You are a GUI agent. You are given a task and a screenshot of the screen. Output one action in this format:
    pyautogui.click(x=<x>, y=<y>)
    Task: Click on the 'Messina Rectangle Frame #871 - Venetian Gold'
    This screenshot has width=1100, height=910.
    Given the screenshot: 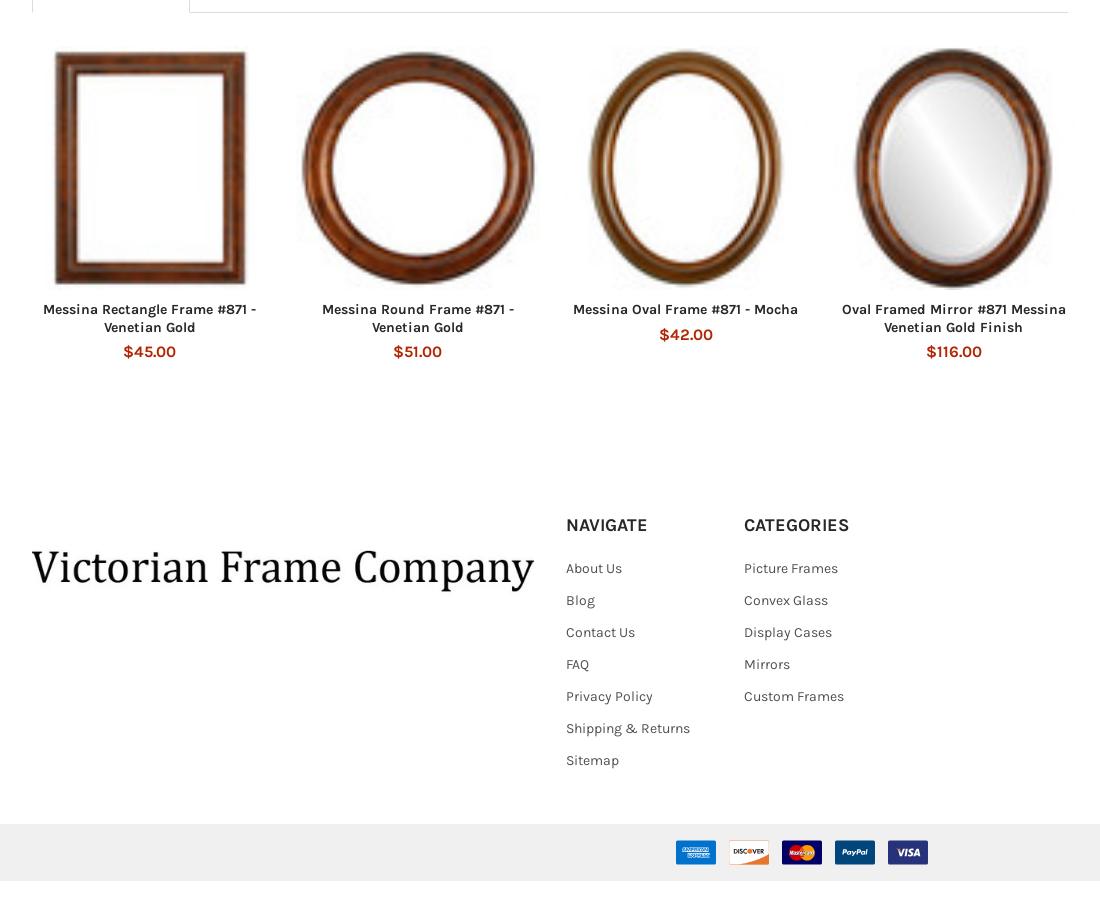 What is the action you would take?
    pyautogui.click(x=148, y=345)
    